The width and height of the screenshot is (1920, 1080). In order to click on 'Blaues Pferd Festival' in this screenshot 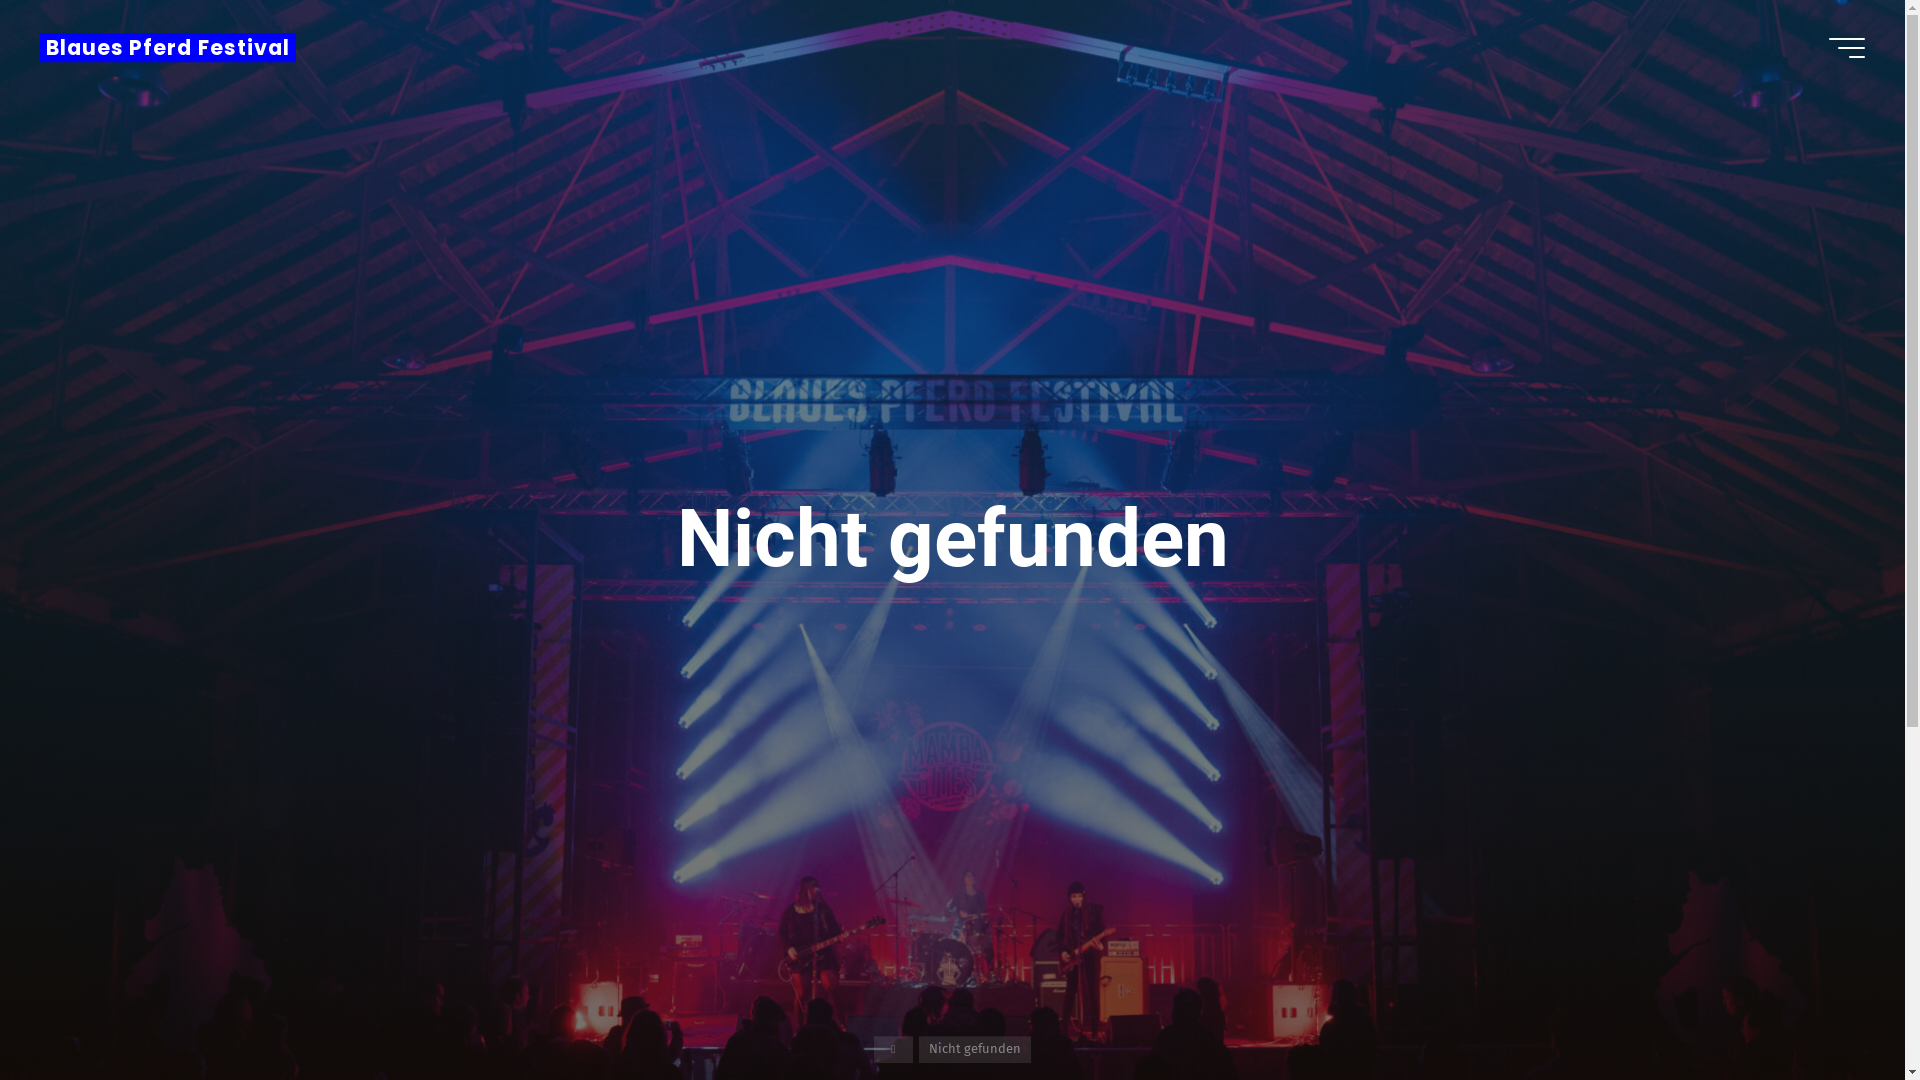, I will do `click(168, 46)`.